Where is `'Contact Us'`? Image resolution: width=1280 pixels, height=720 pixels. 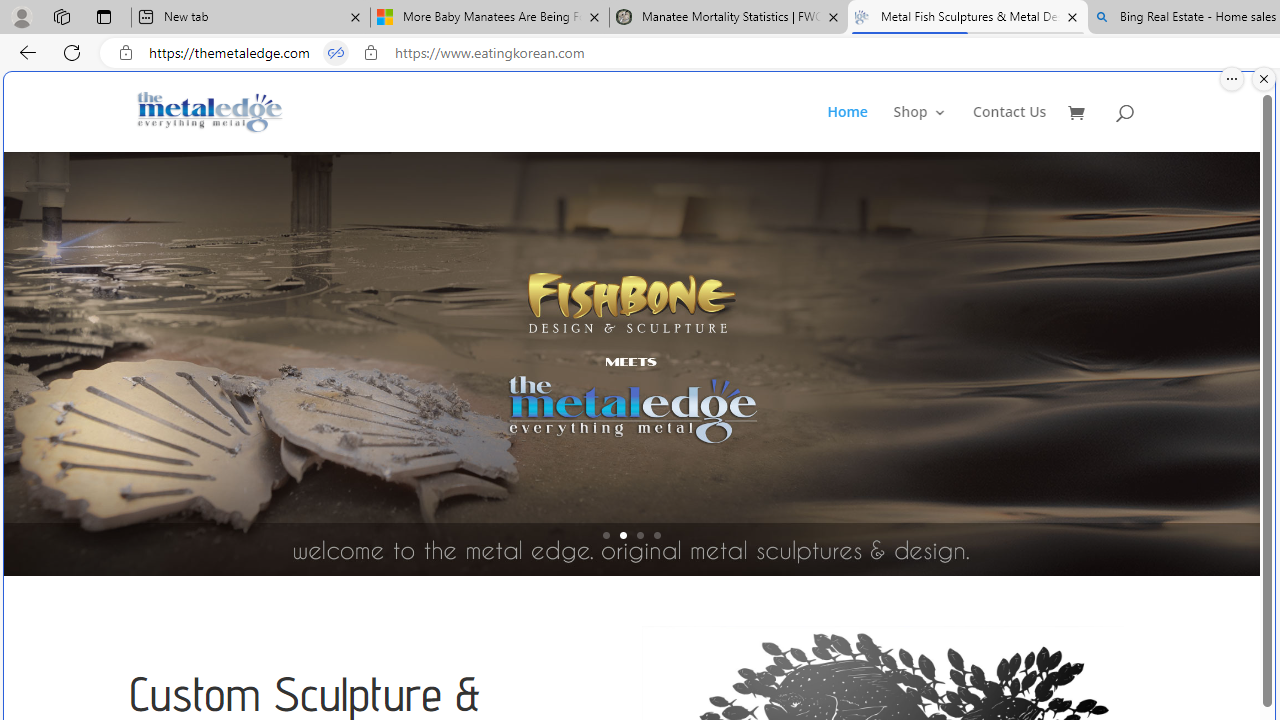
'Contact Us' is located at coordinates (1009, 128).